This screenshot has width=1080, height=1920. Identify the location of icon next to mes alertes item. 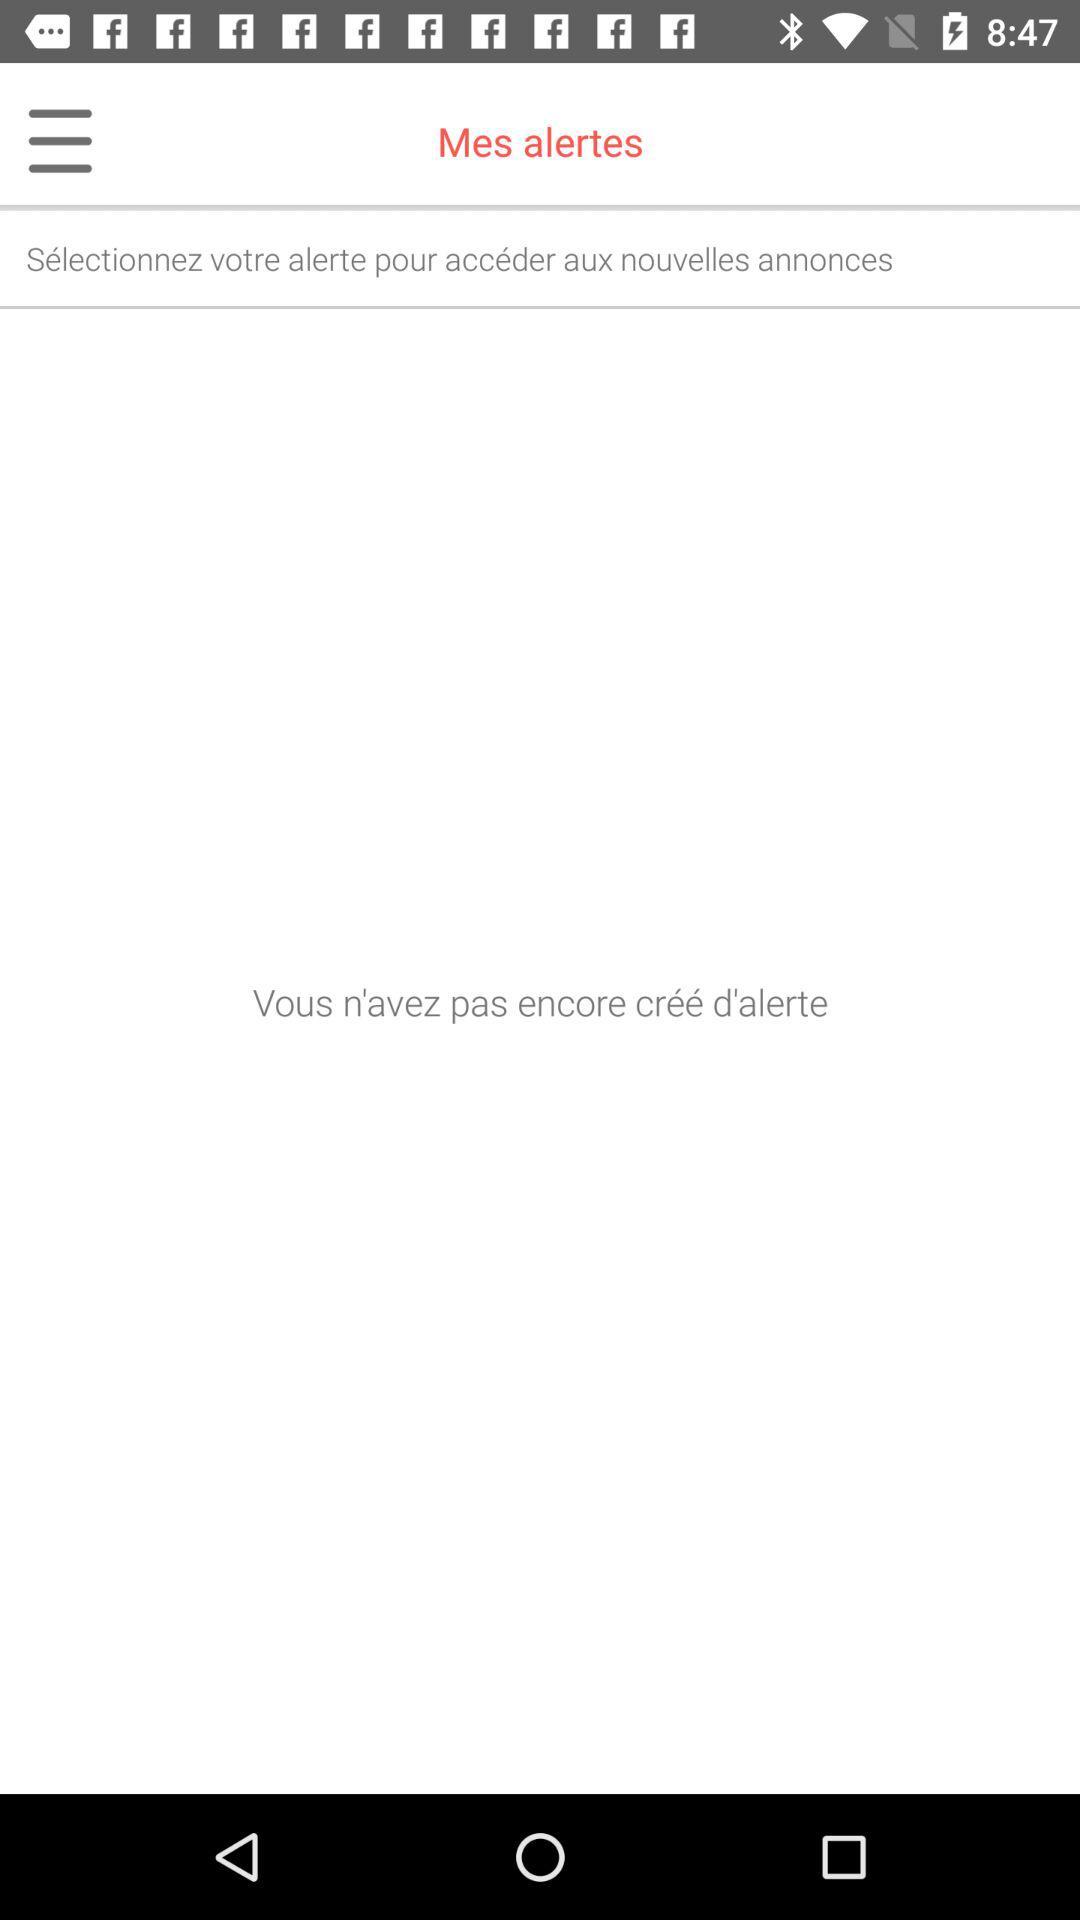
(46, 140).